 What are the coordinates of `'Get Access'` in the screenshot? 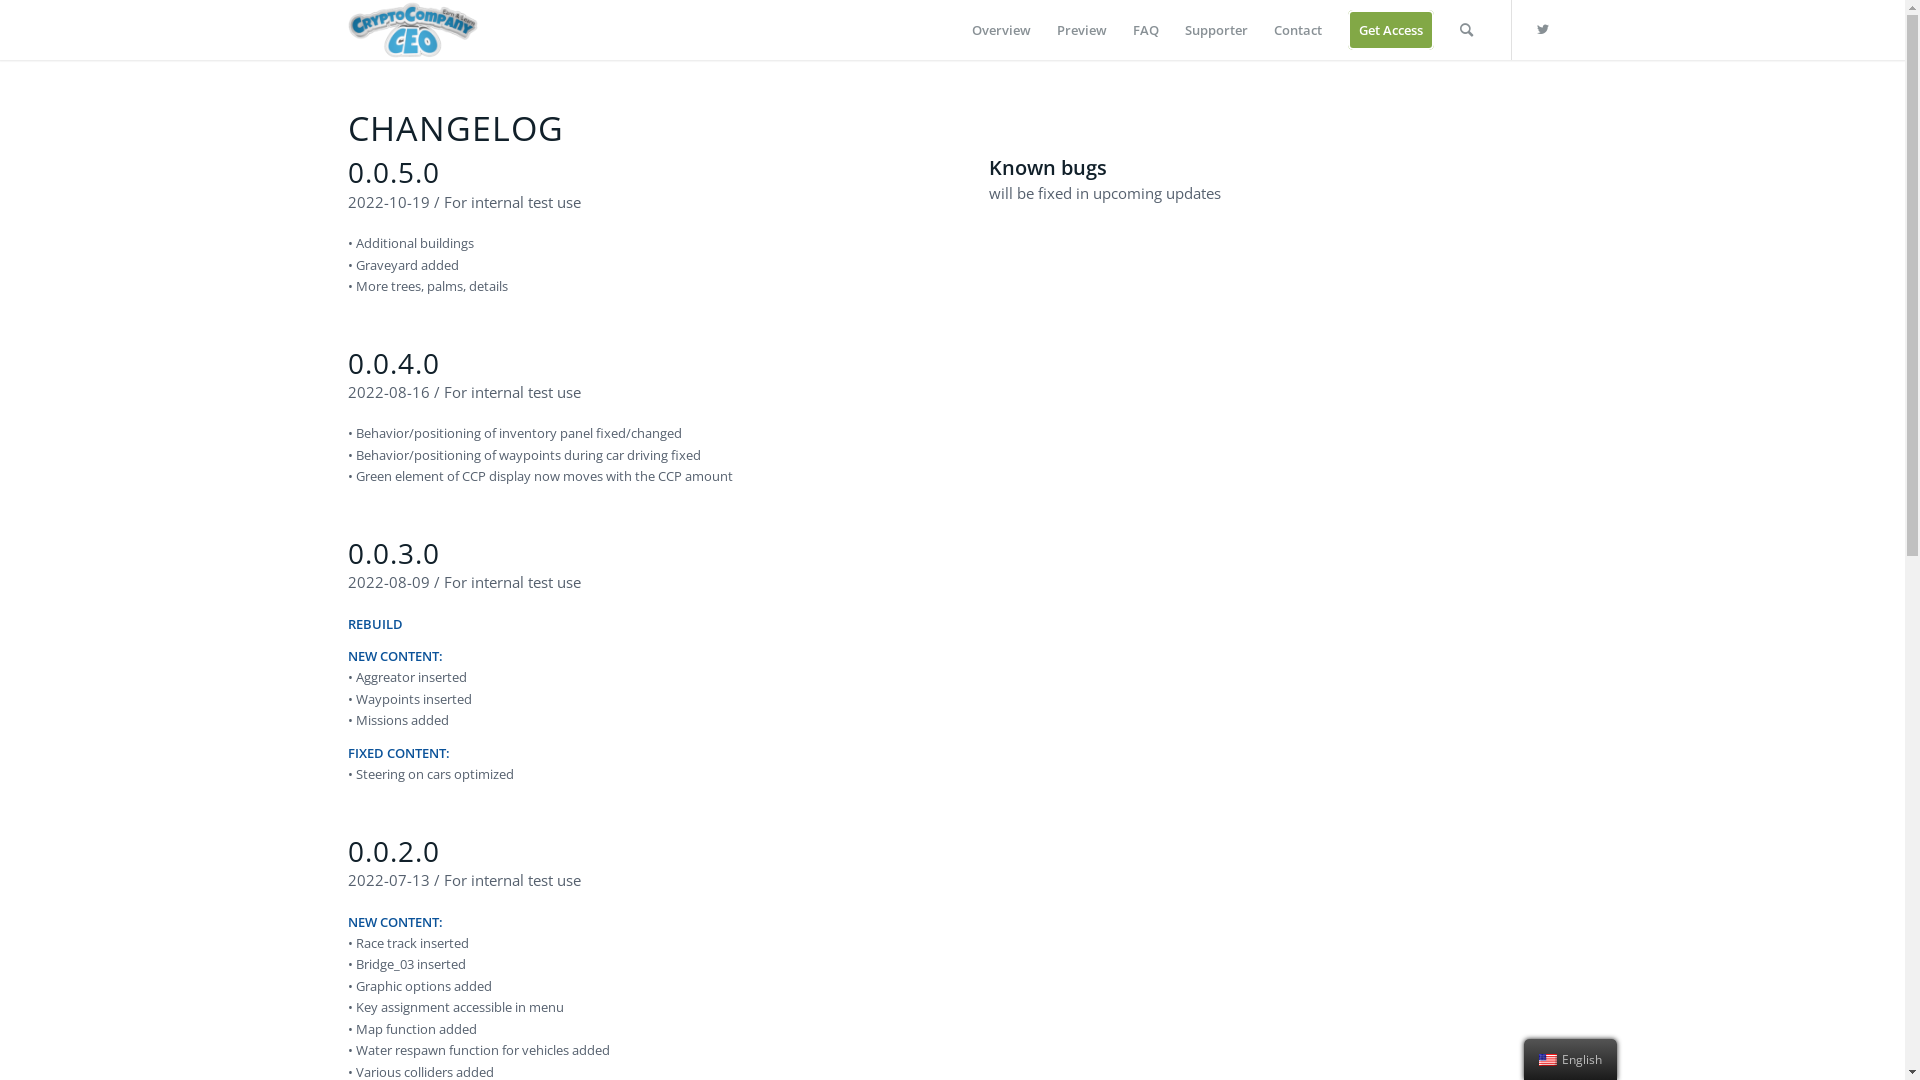 It's located at (1389, 30).